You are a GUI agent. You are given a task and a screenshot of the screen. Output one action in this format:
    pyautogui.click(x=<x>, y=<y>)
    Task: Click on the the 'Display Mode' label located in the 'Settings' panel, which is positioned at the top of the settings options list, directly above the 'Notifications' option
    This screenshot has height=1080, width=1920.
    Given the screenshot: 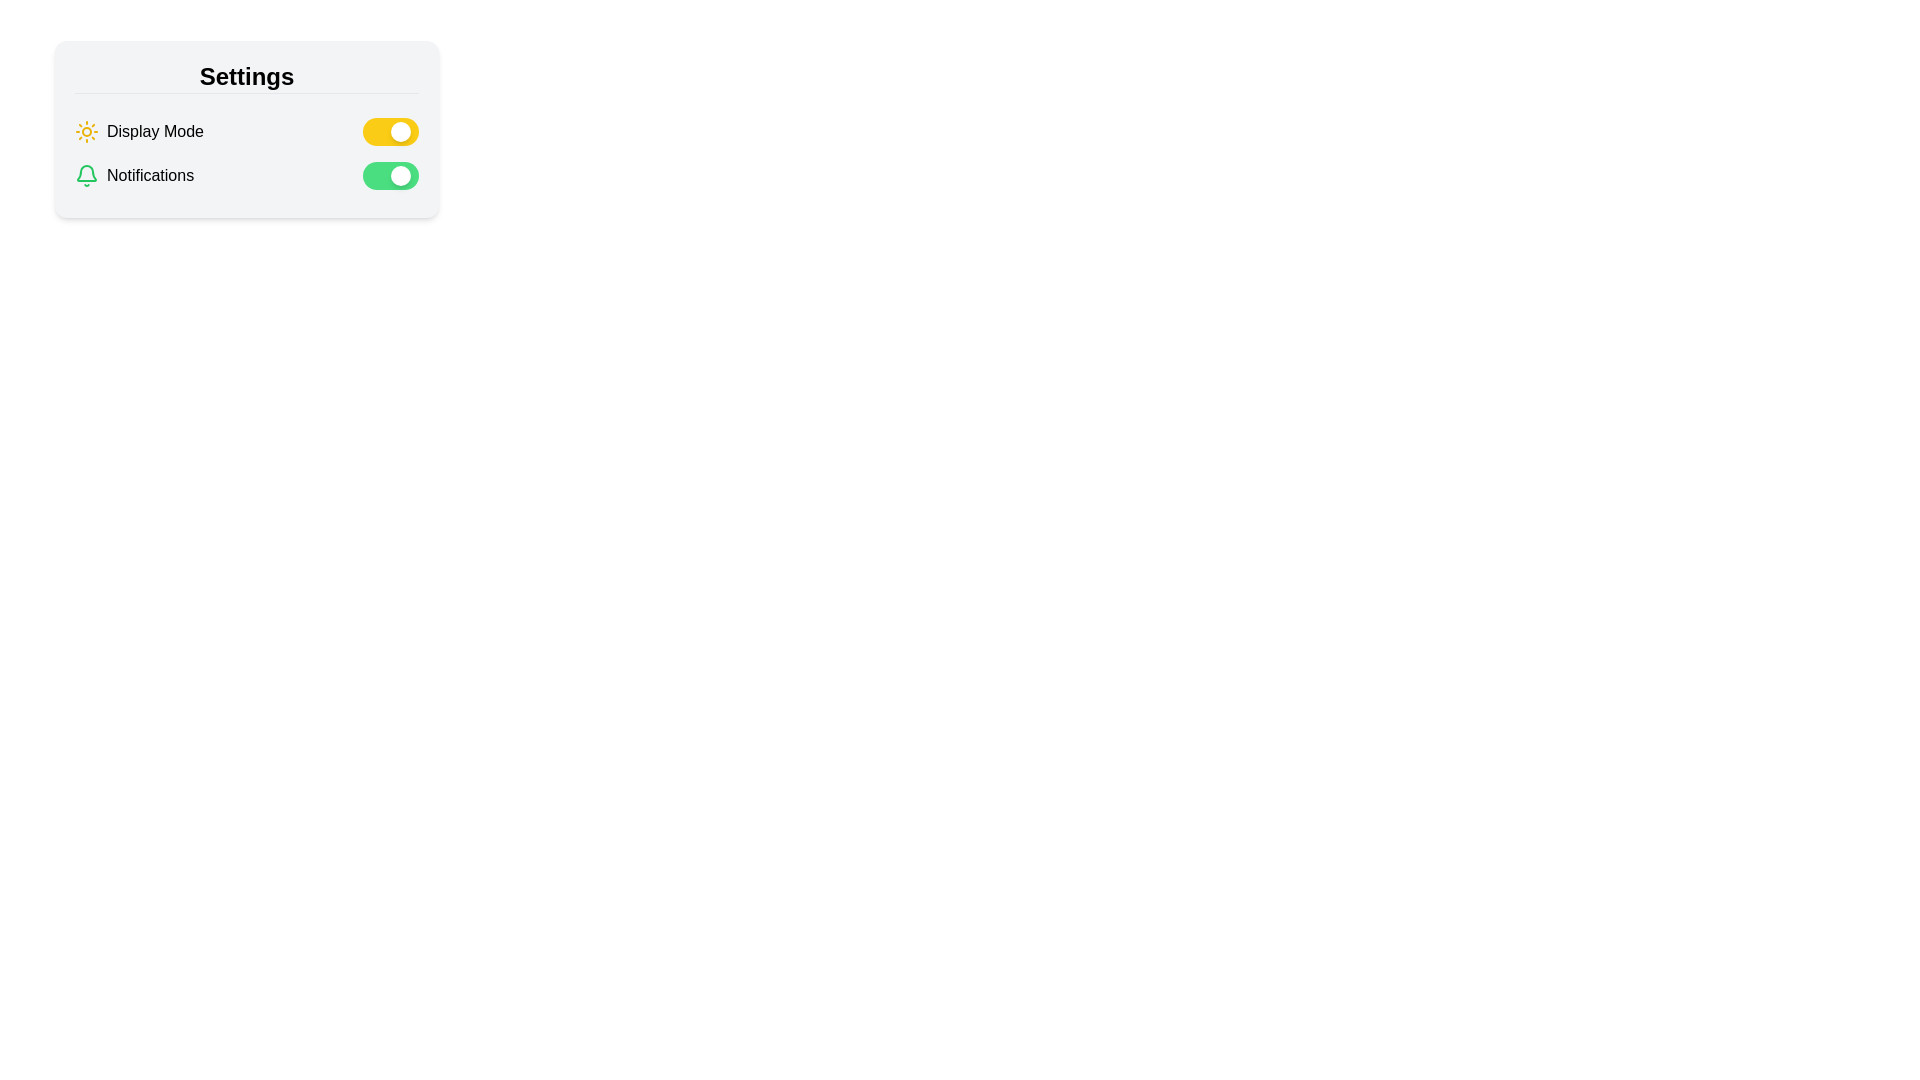 What is the action you would take?
    pyautogui.click(x=138, y=131)
    